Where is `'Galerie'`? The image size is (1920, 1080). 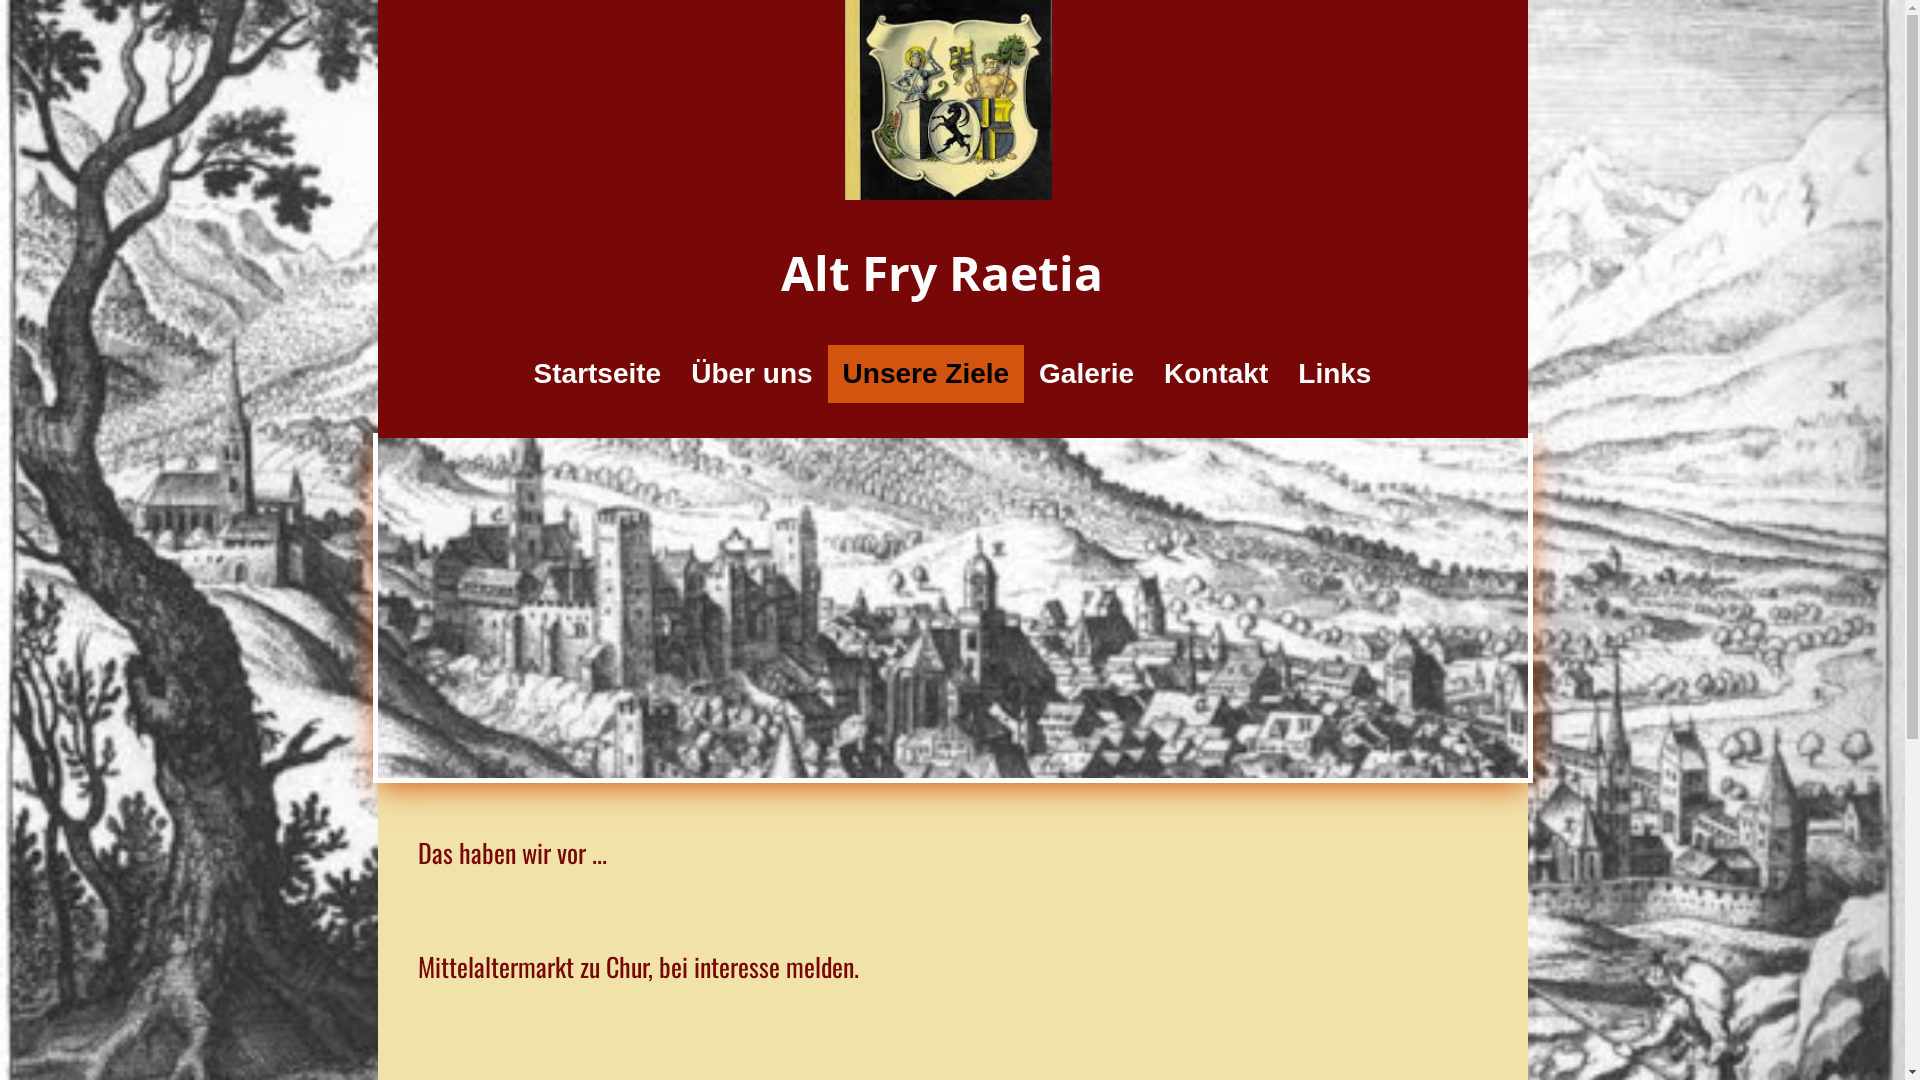
'Galerie' is located at coordinates (1085, 374).